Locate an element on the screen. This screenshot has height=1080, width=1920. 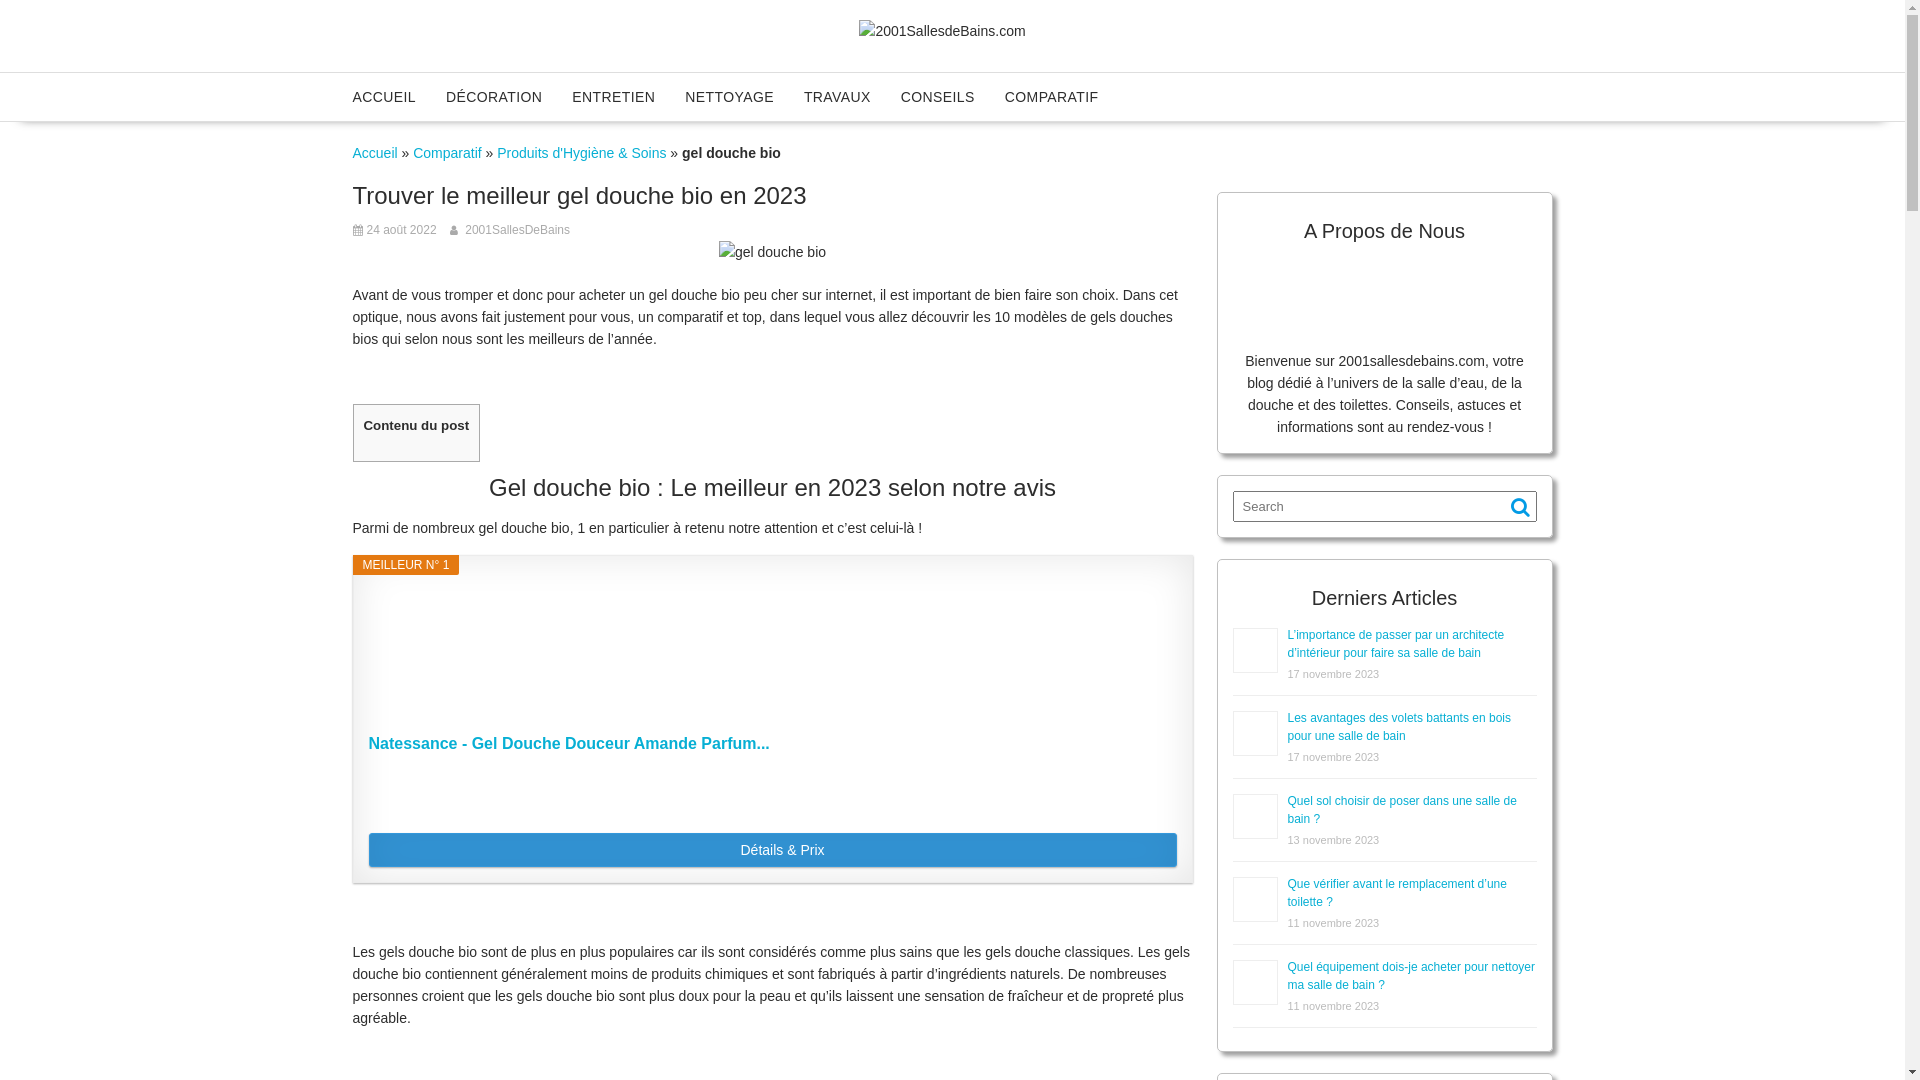
'Comparatif' is located at coordinates (445, 152).